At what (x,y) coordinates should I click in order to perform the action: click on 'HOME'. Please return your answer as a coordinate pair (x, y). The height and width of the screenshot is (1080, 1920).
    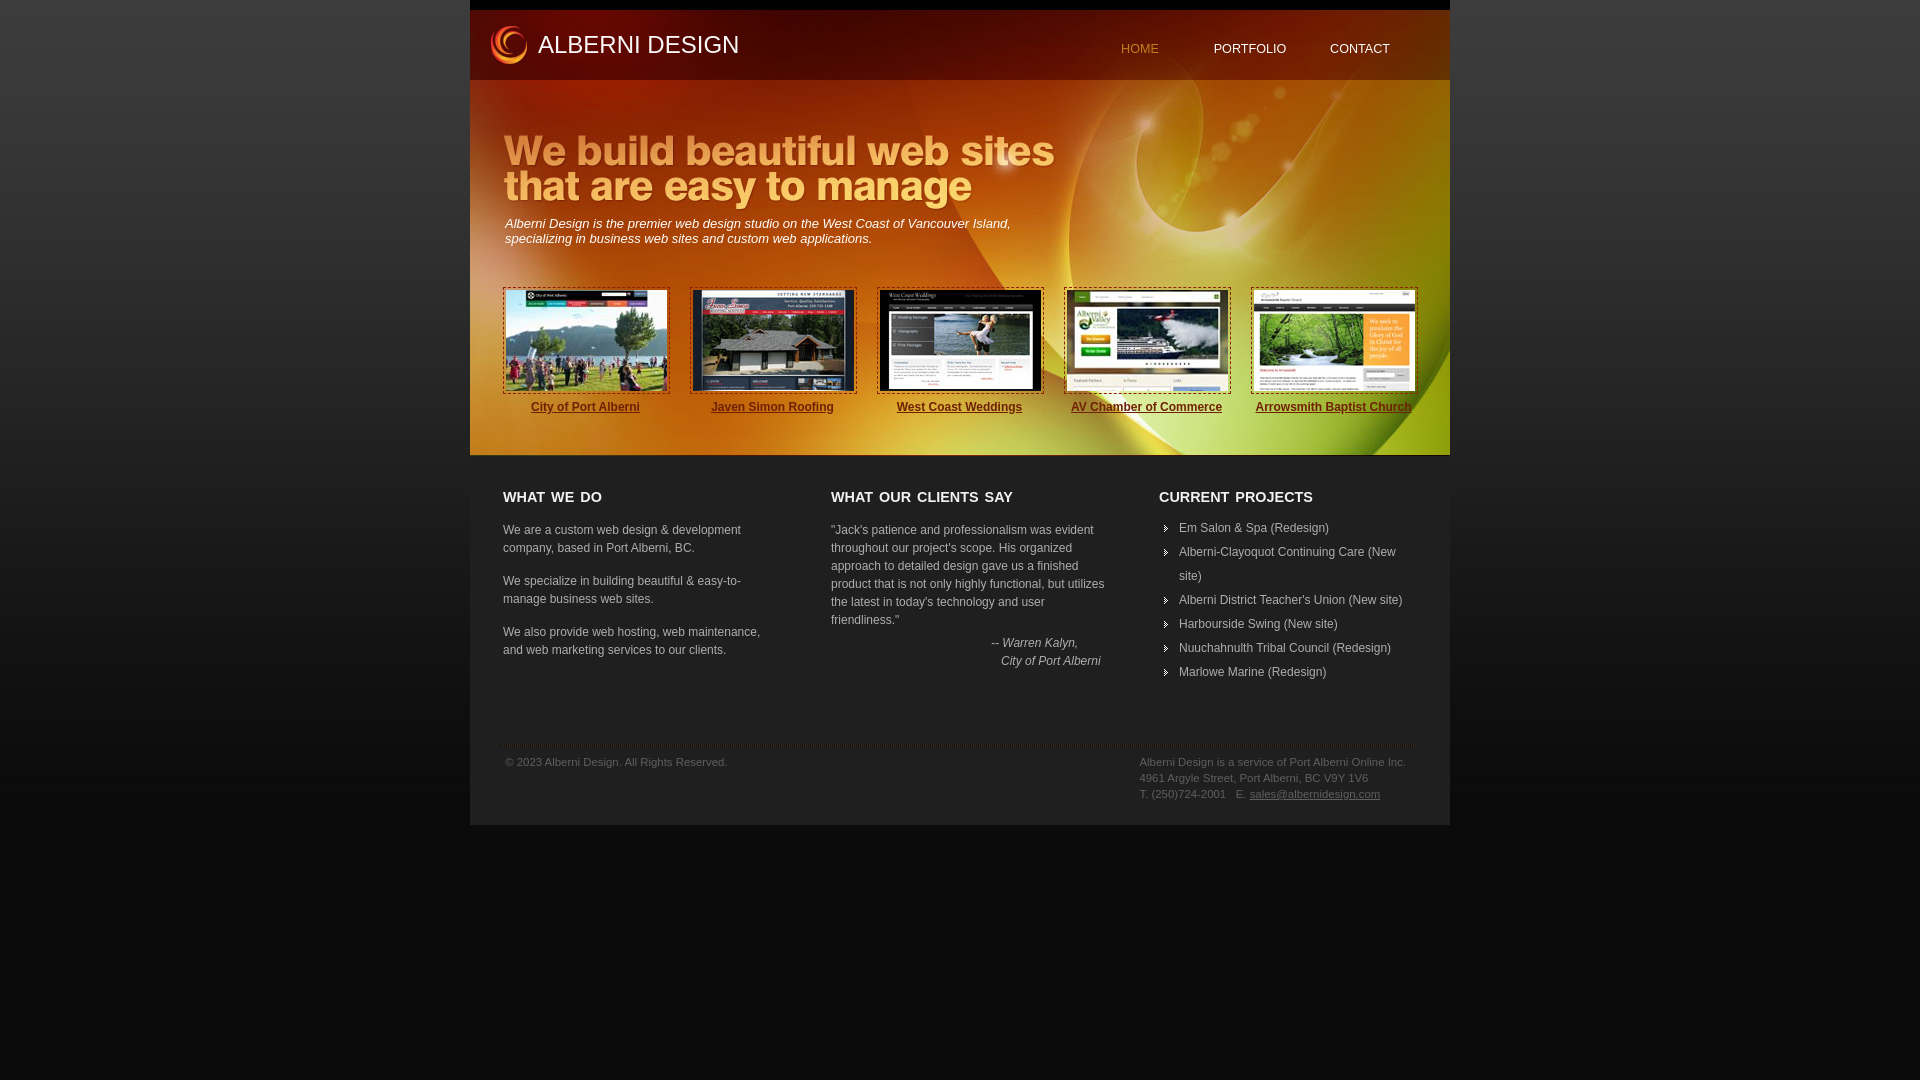
    Looking at the image, I should click on (1140, 48).